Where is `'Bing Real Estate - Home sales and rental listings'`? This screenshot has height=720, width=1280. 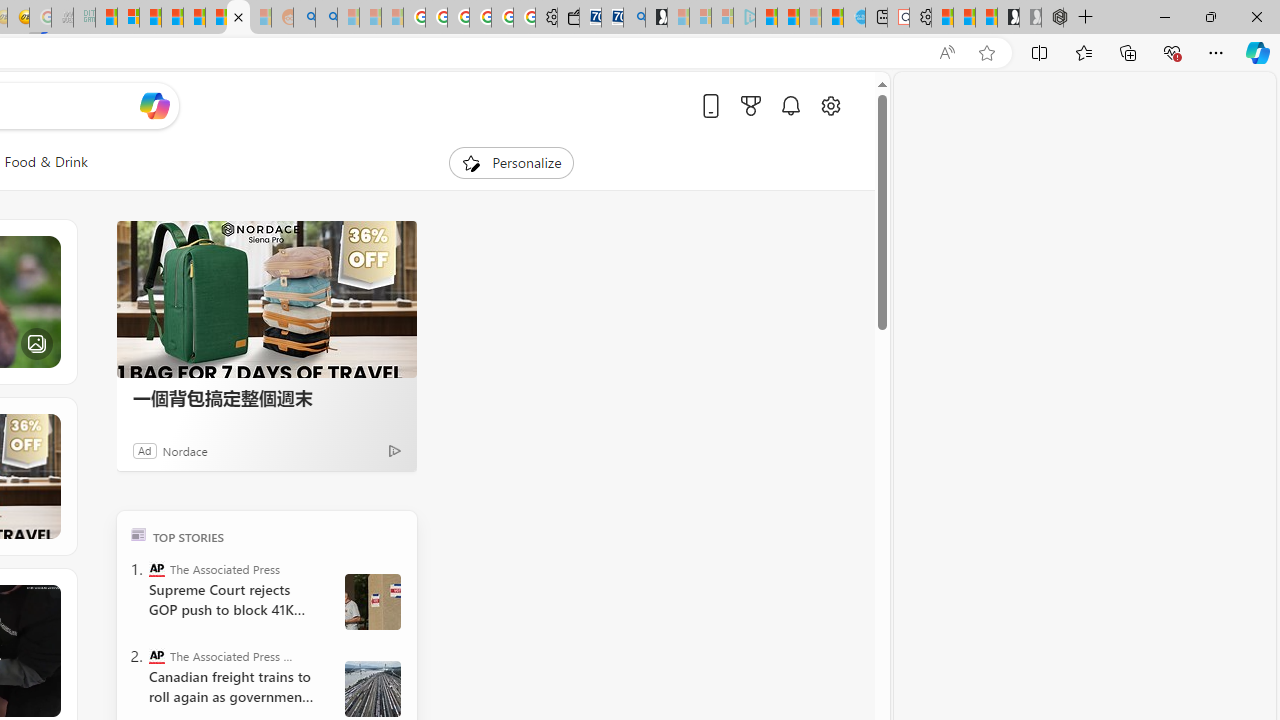 'Bing Real Estate - Home sales and rental listings' is located at coordinates (633, 17).